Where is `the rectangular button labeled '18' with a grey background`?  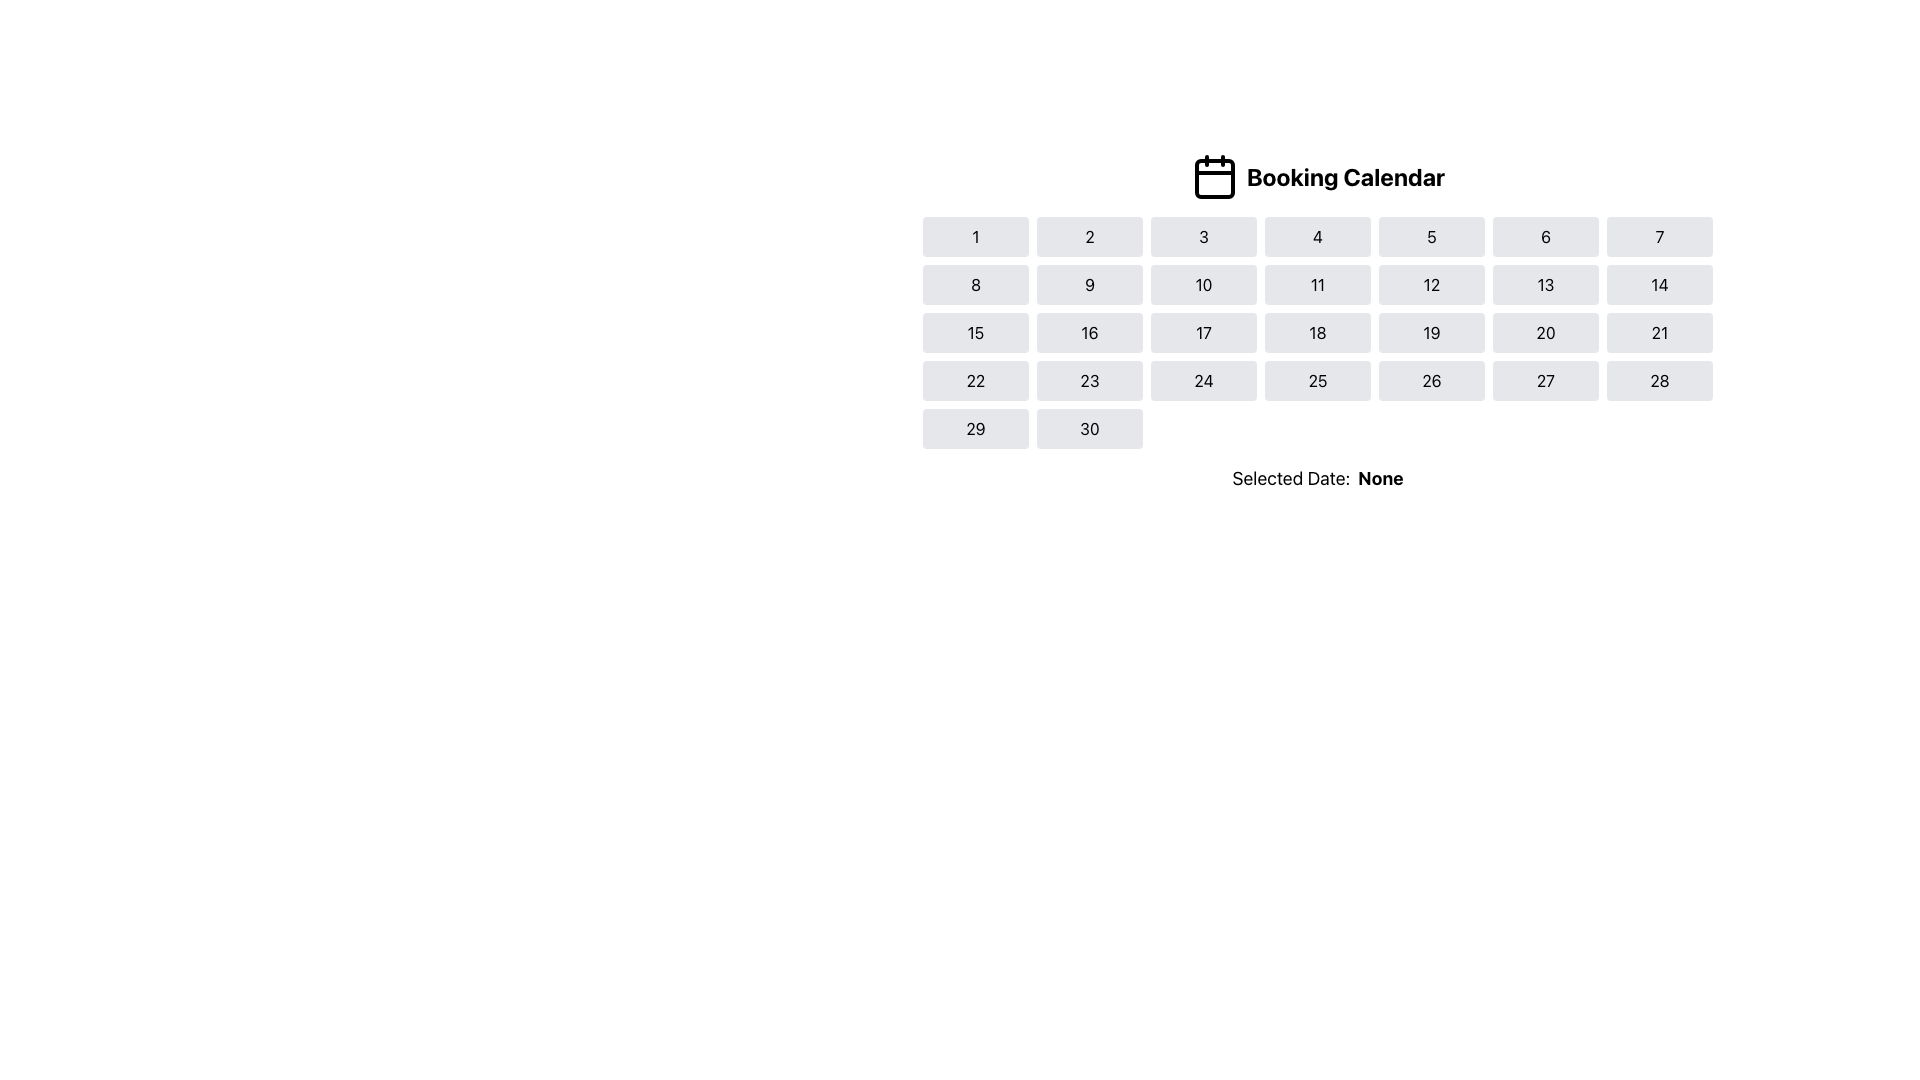
the rectangular button labeled '18' with a grey background is located at coordinates (1318, 331).